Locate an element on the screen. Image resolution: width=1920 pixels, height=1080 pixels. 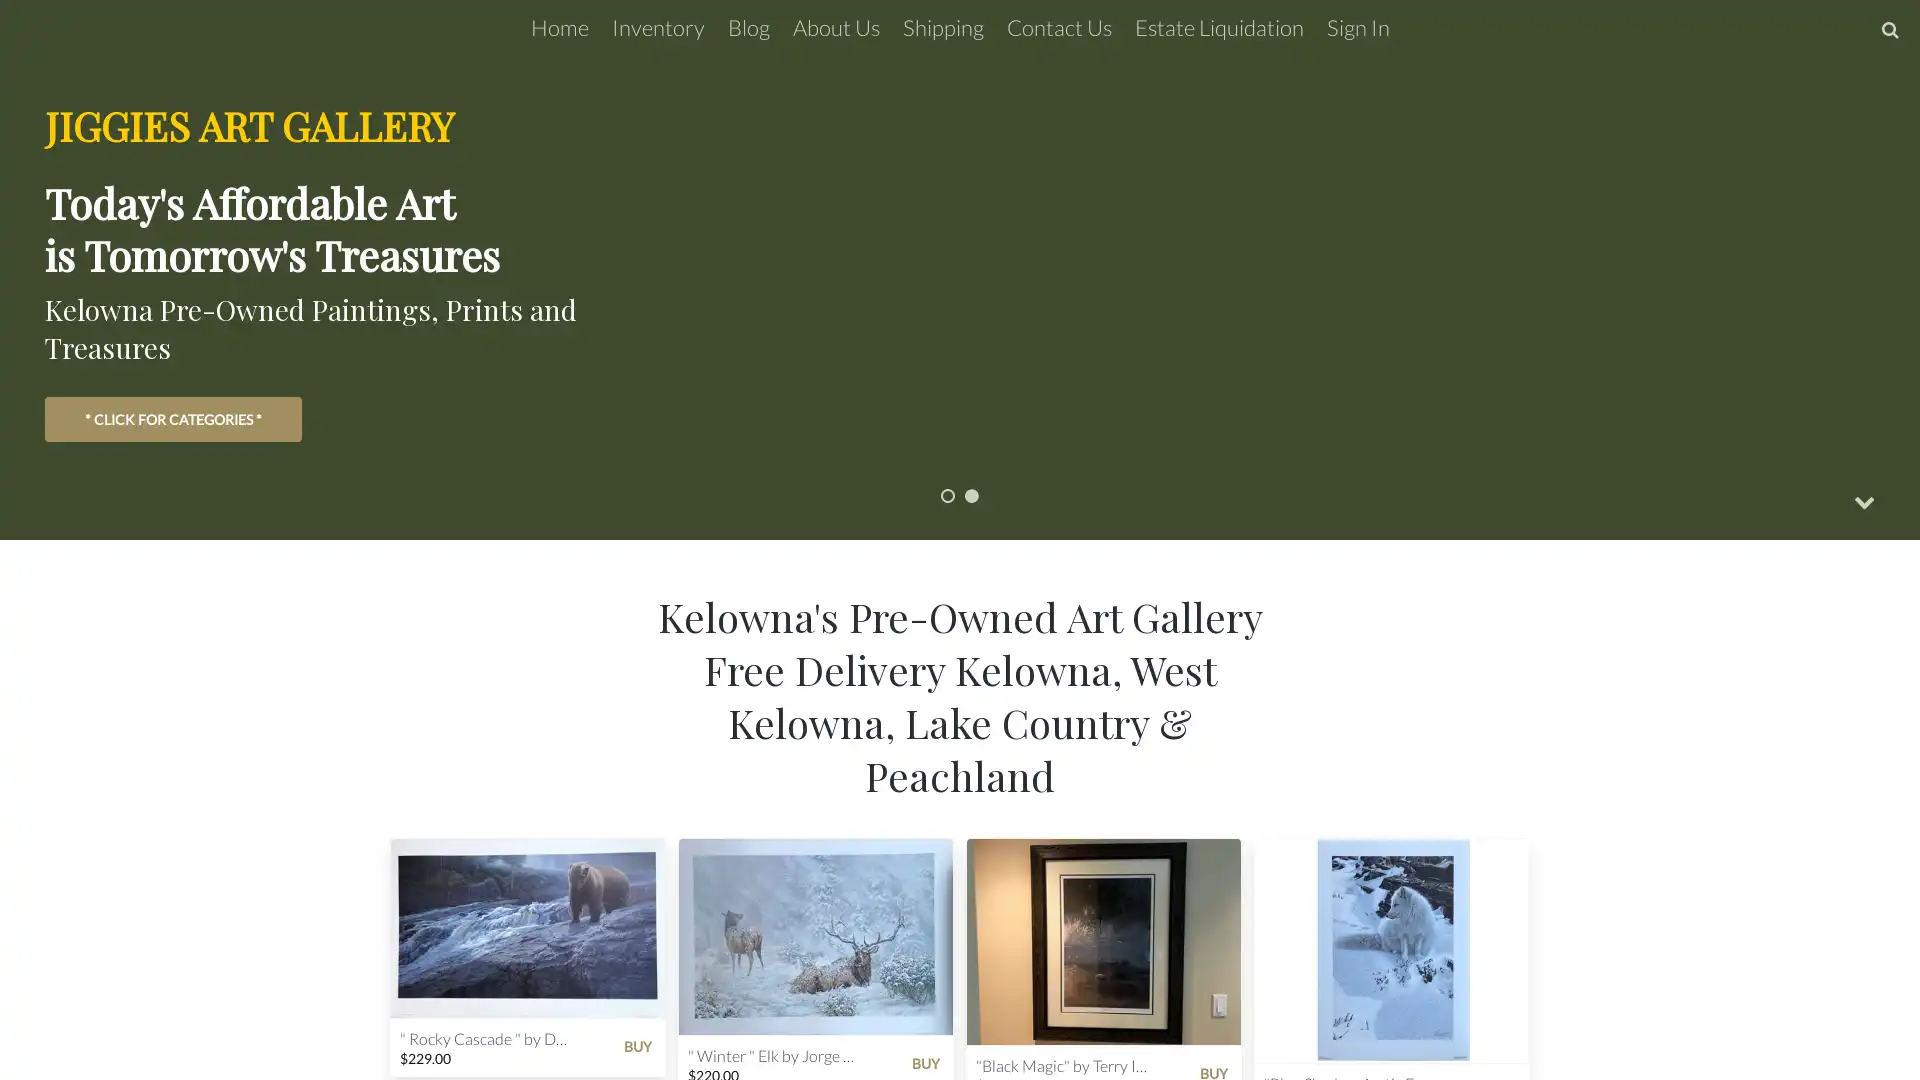
2 is located at coordinates (971, 495).